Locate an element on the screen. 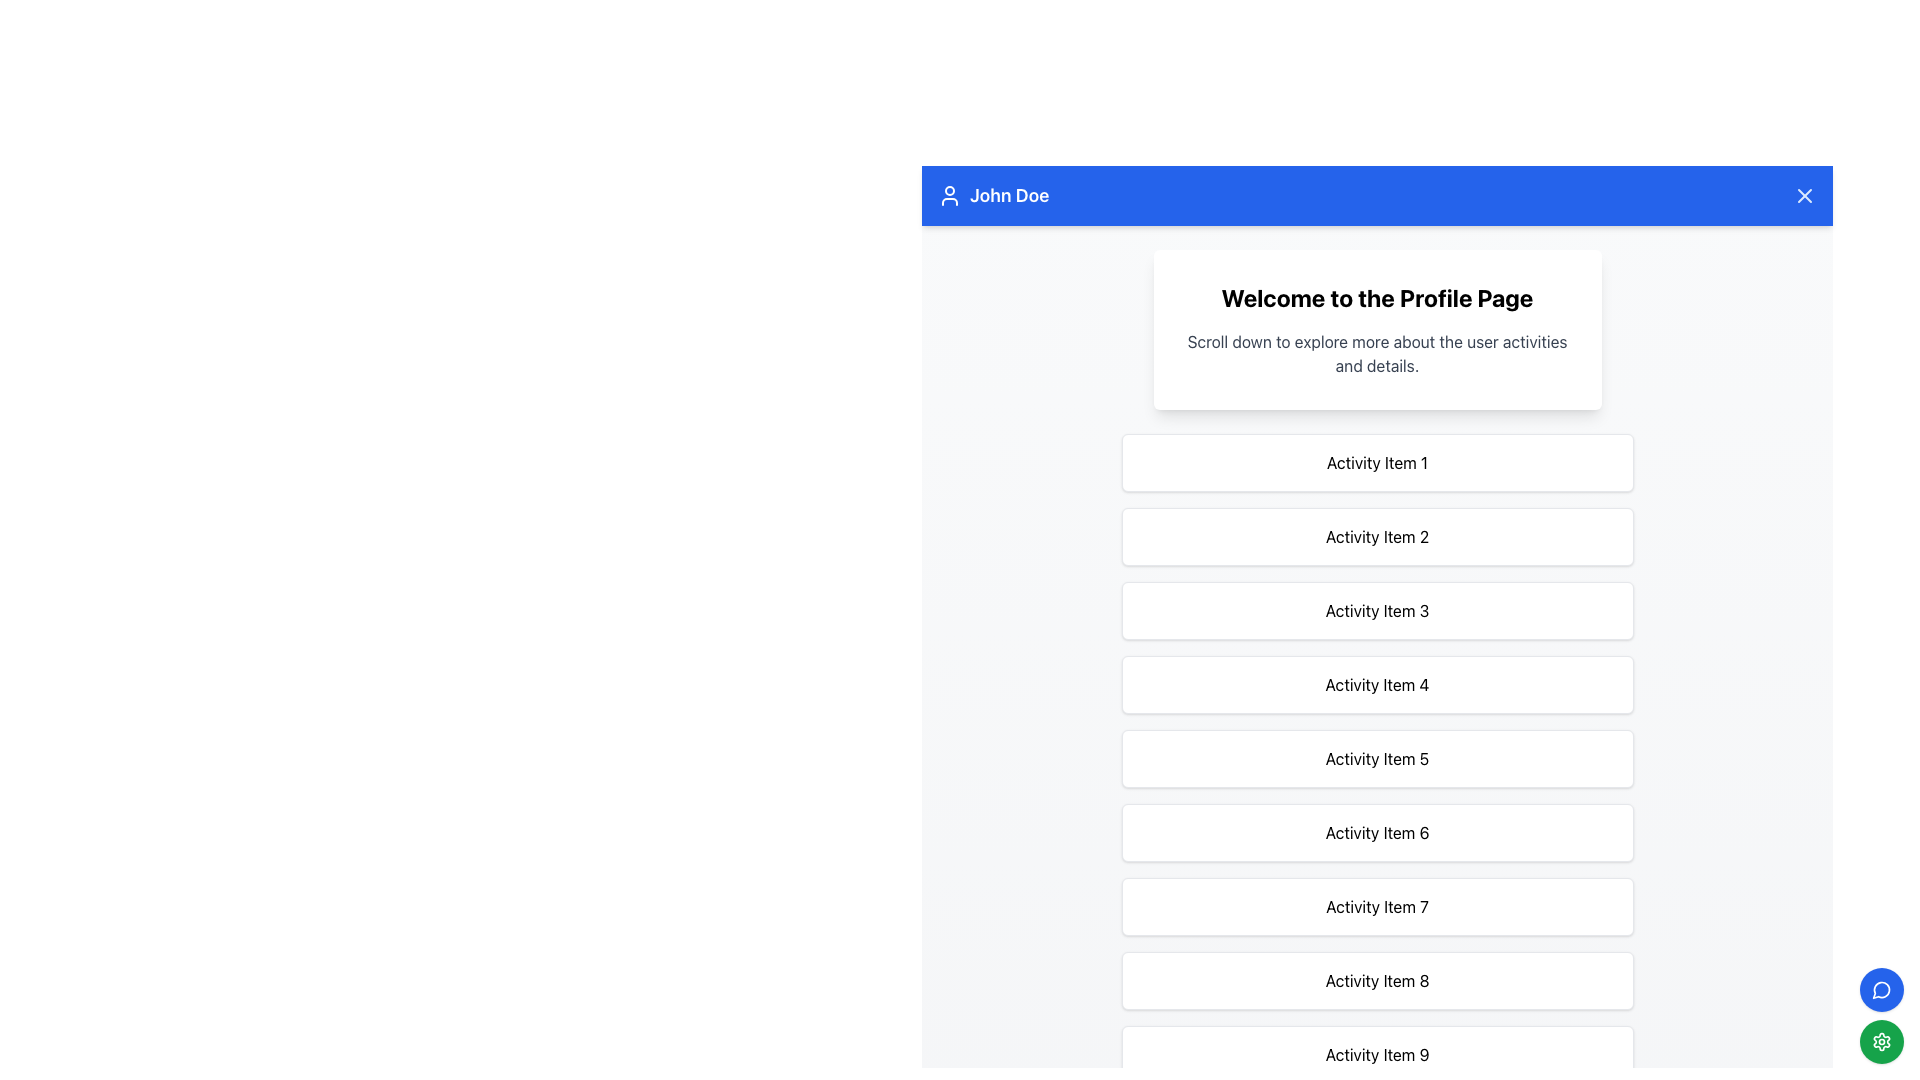  text from the bold label displaying 'John Doe' located in the blue header area, adjacent to the user icon graphic is located at coordinates (1009, 196).